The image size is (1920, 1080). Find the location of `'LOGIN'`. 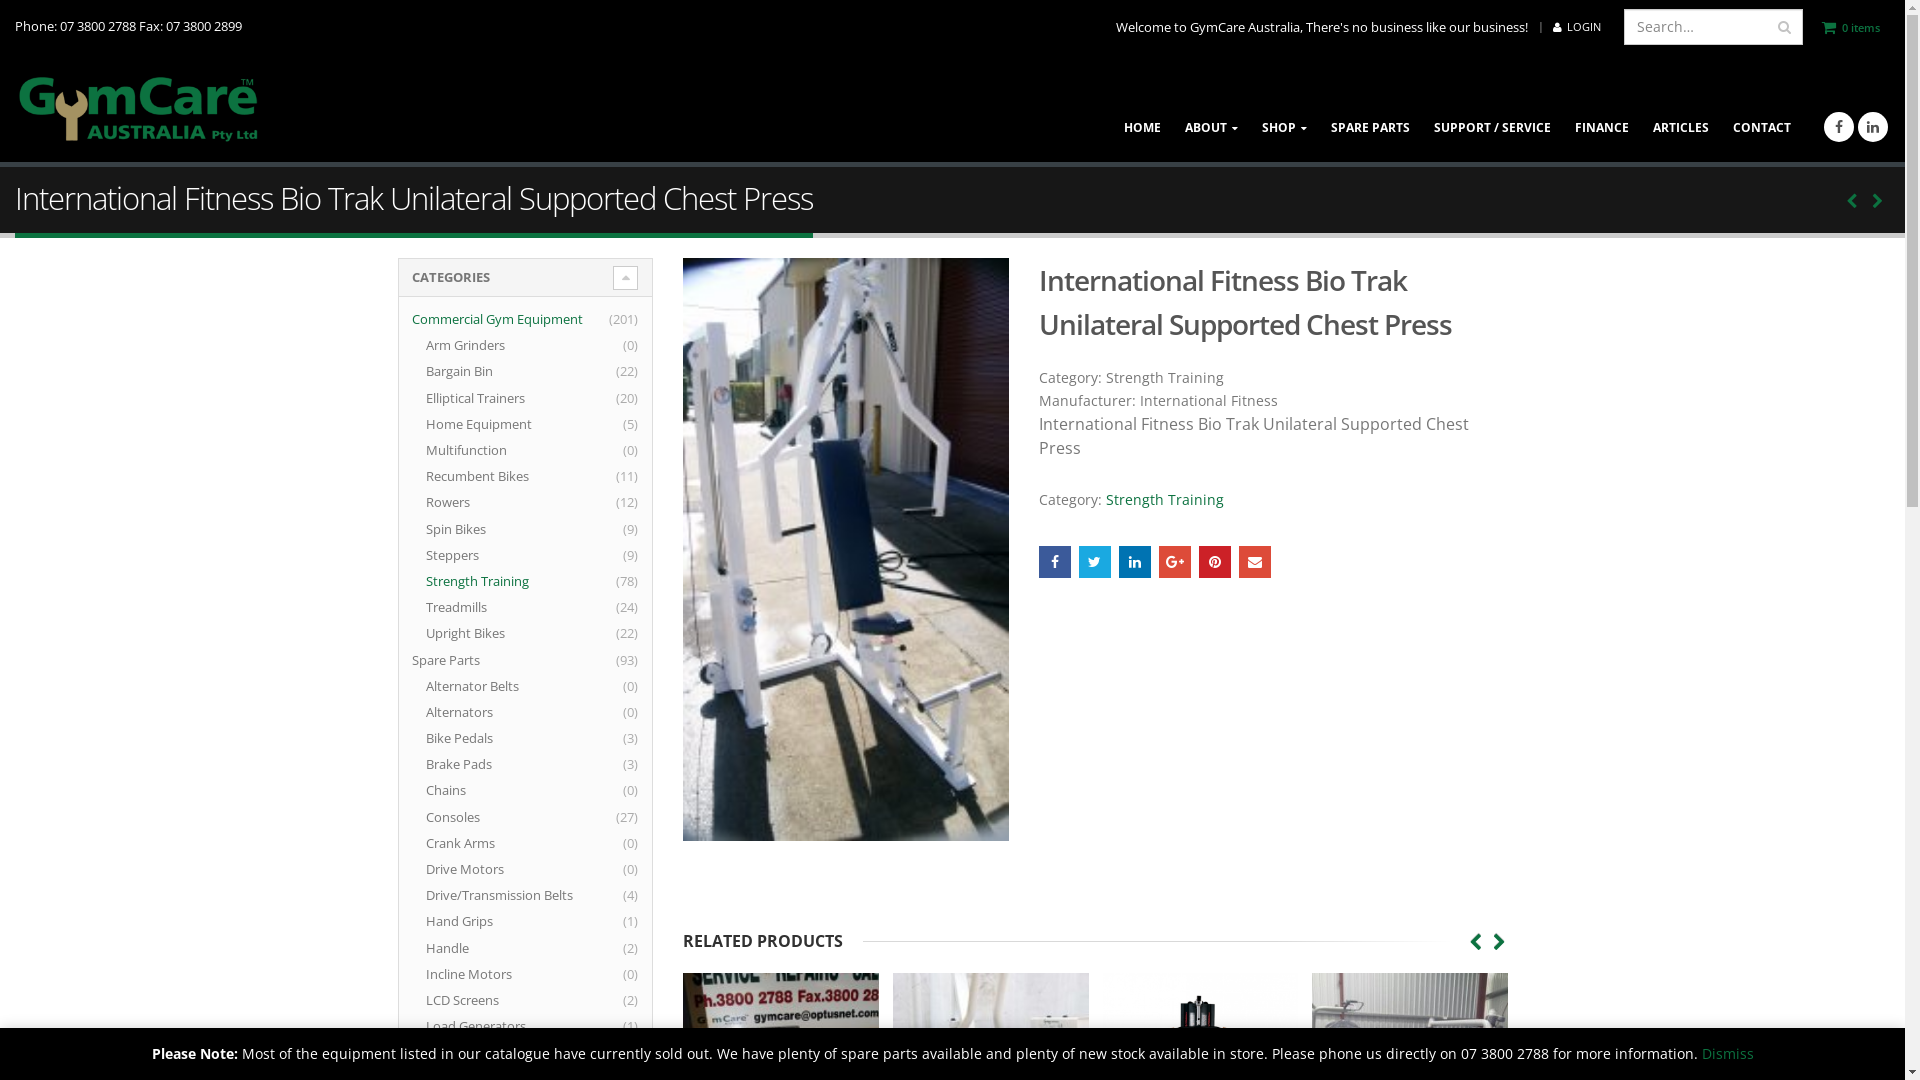

'LOGIN' is located at coordinates (1576, 27).